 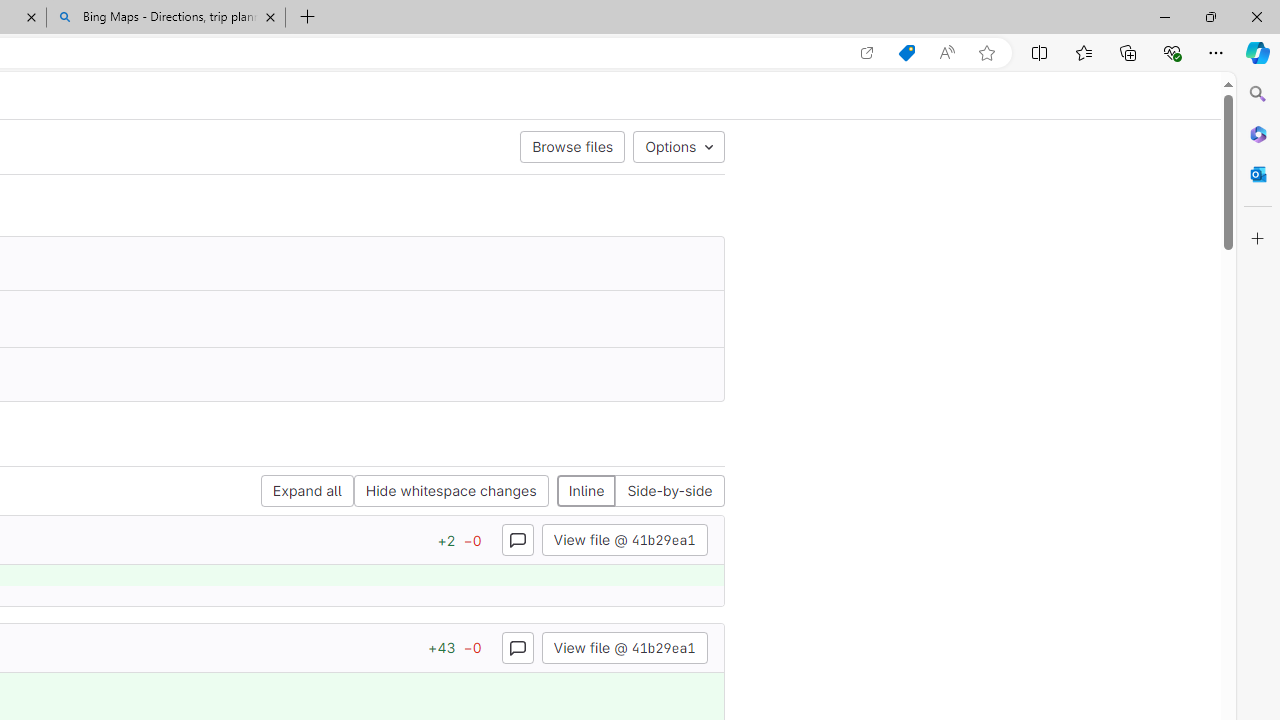 I want to click on 'Open in app', so click(x=867, y=52).